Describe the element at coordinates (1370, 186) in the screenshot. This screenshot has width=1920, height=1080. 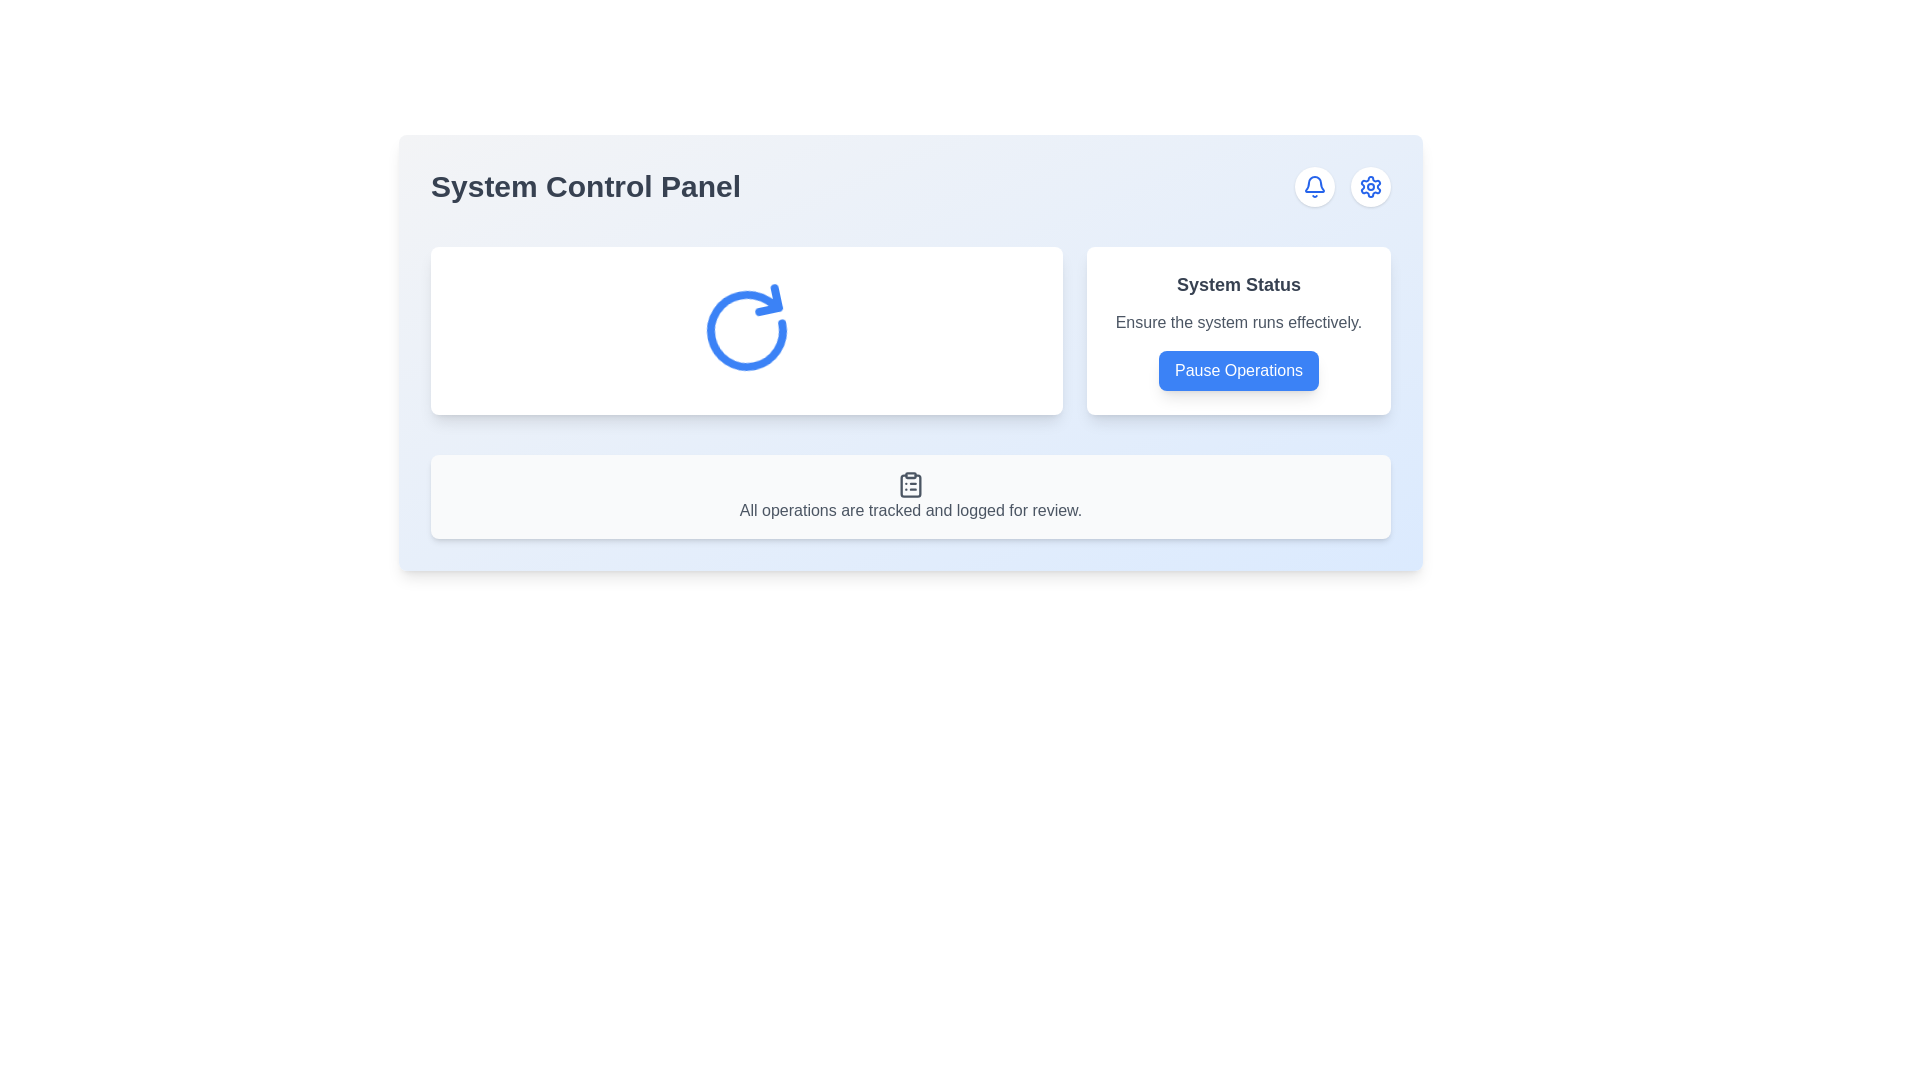
I see `the blue gear icon button located in the top-right corner of the interface` at that location.